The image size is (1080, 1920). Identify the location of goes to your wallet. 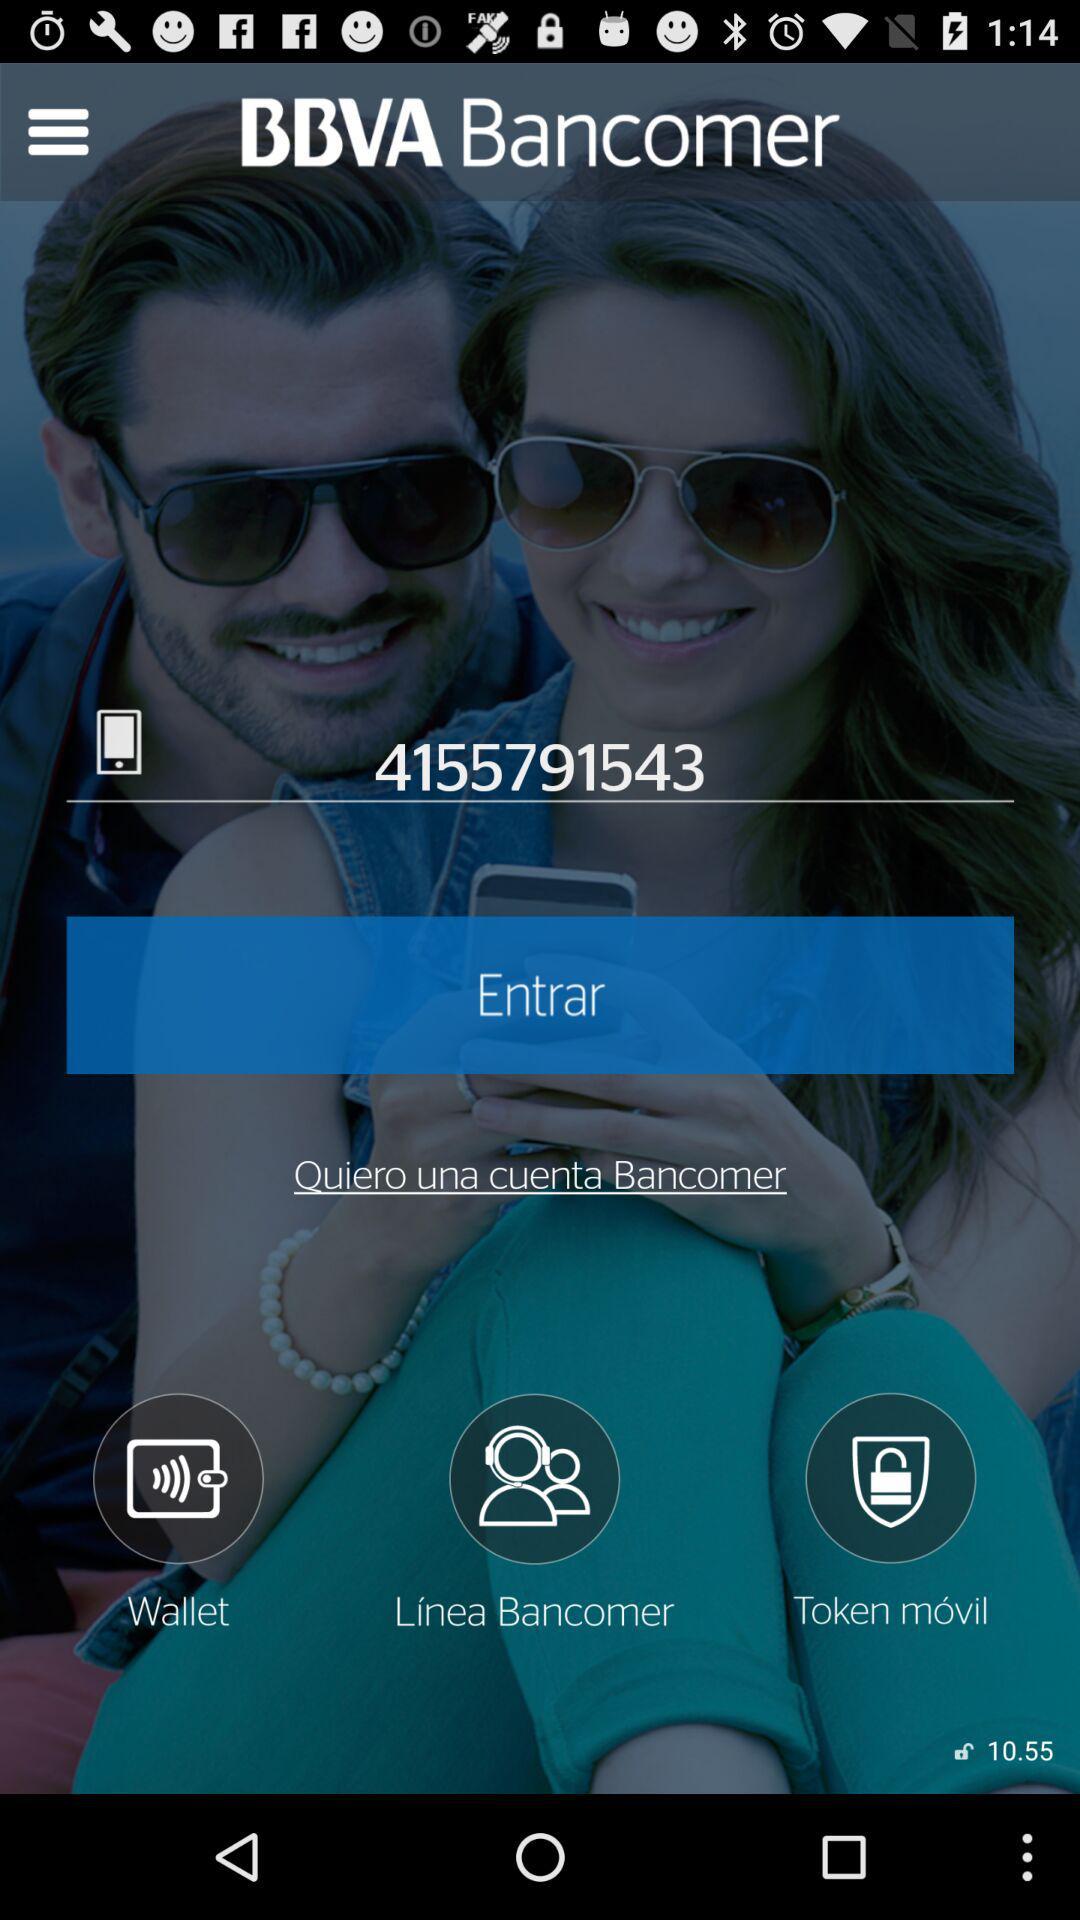
(176, 1511).